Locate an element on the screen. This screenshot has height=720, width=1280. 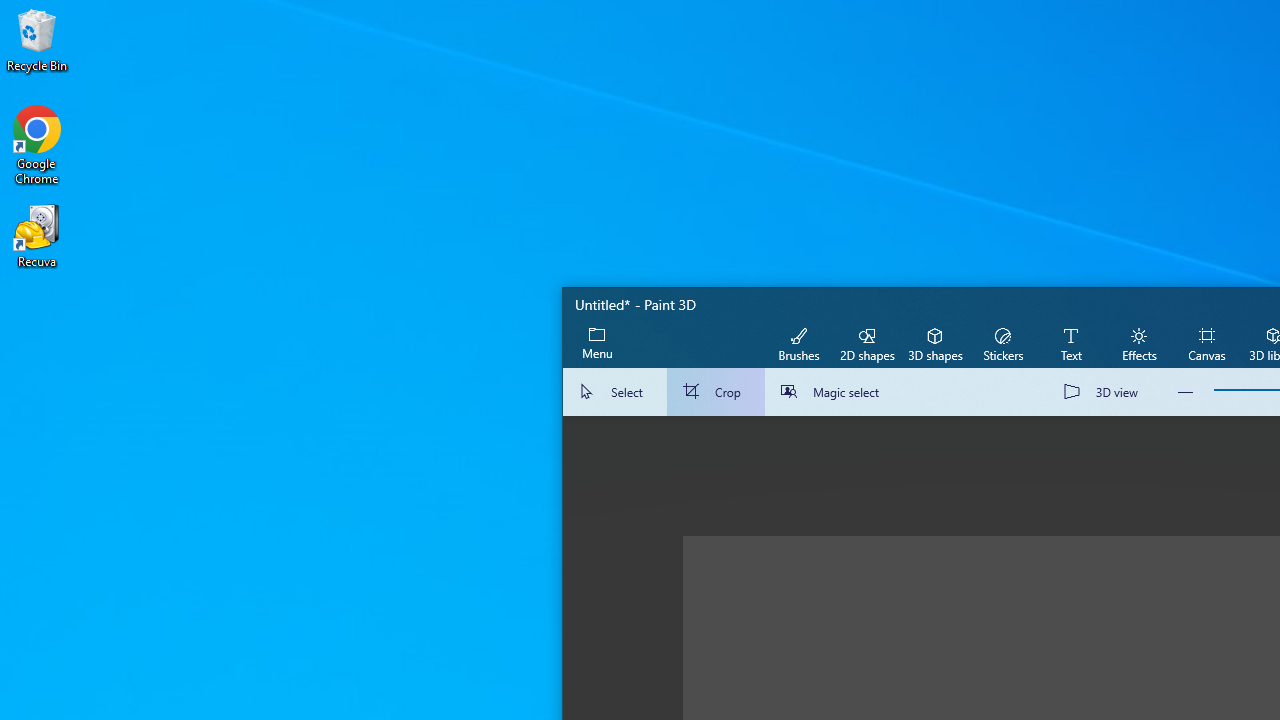
'Effects' is located at coordinates (1138, 342).